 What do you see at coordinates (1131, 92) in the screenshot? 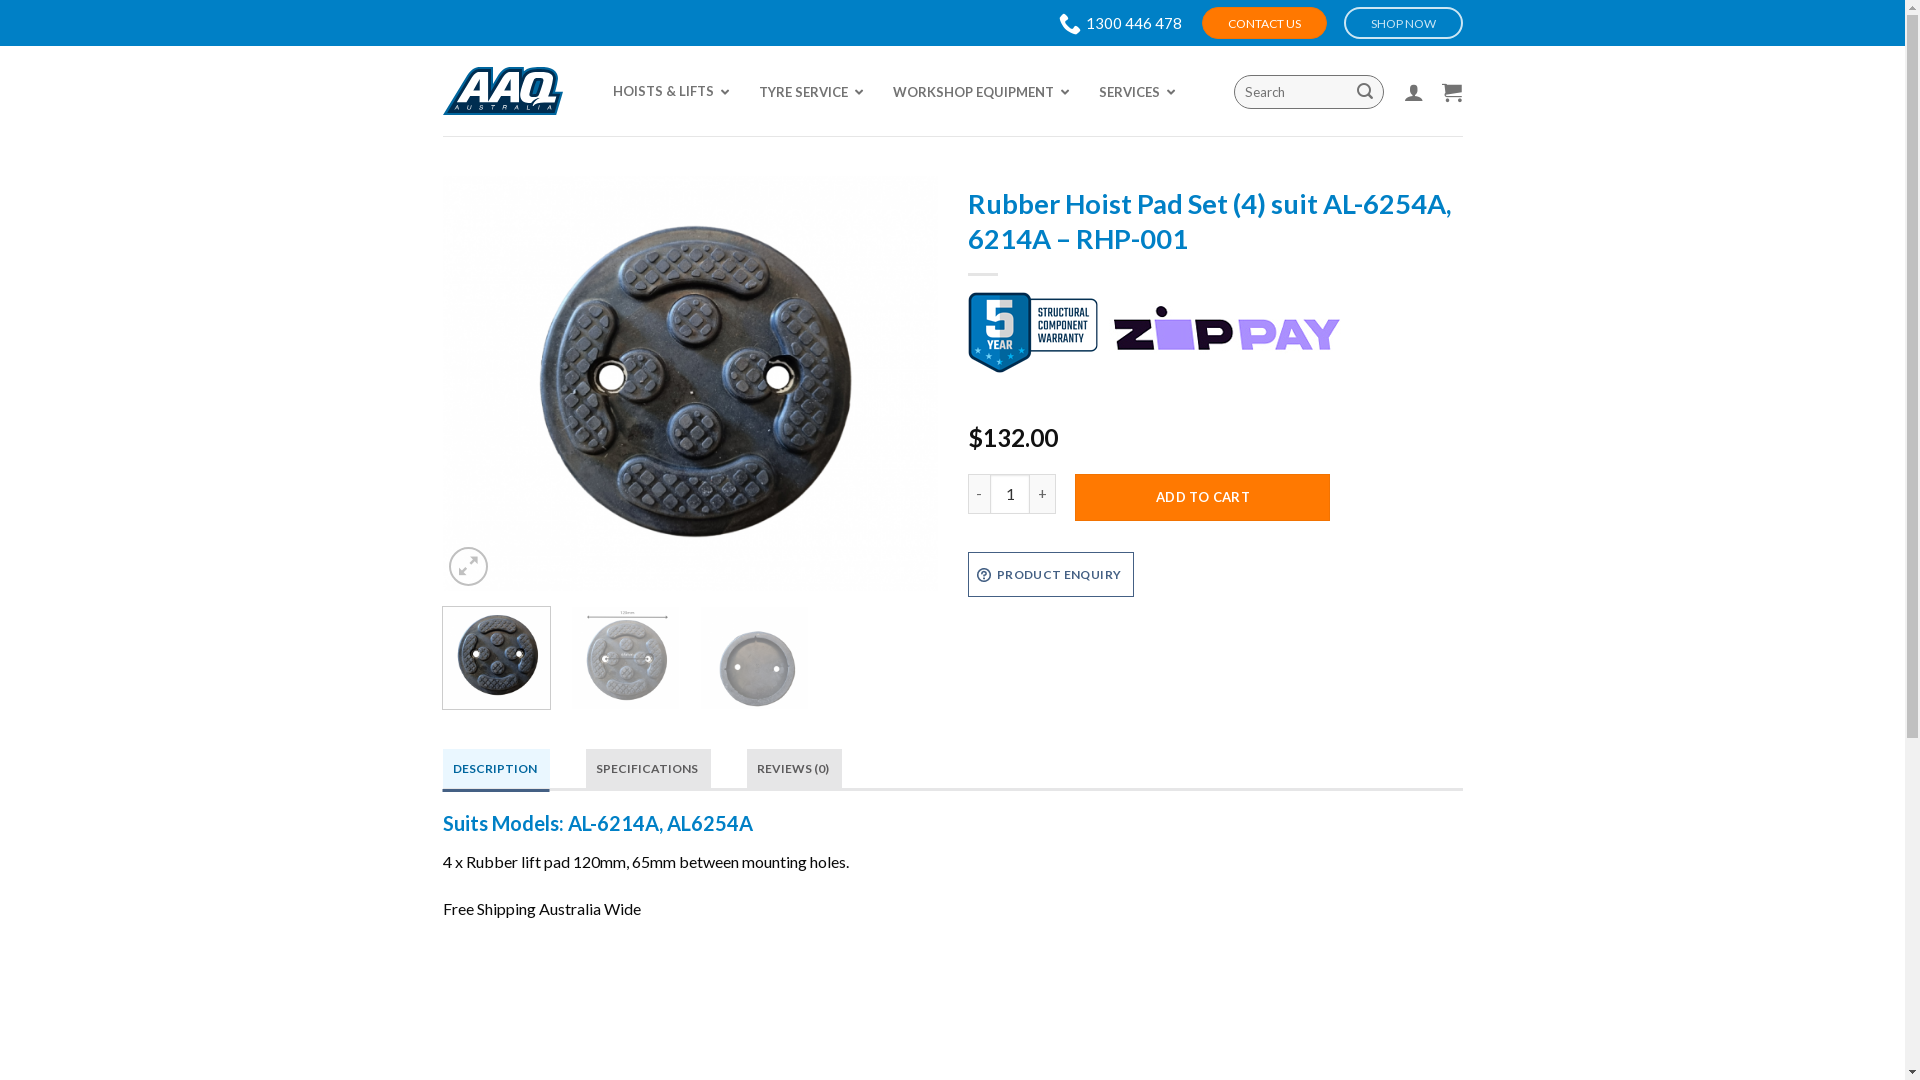
I see `'SERVICES'` at bounding box center [1131, 92].